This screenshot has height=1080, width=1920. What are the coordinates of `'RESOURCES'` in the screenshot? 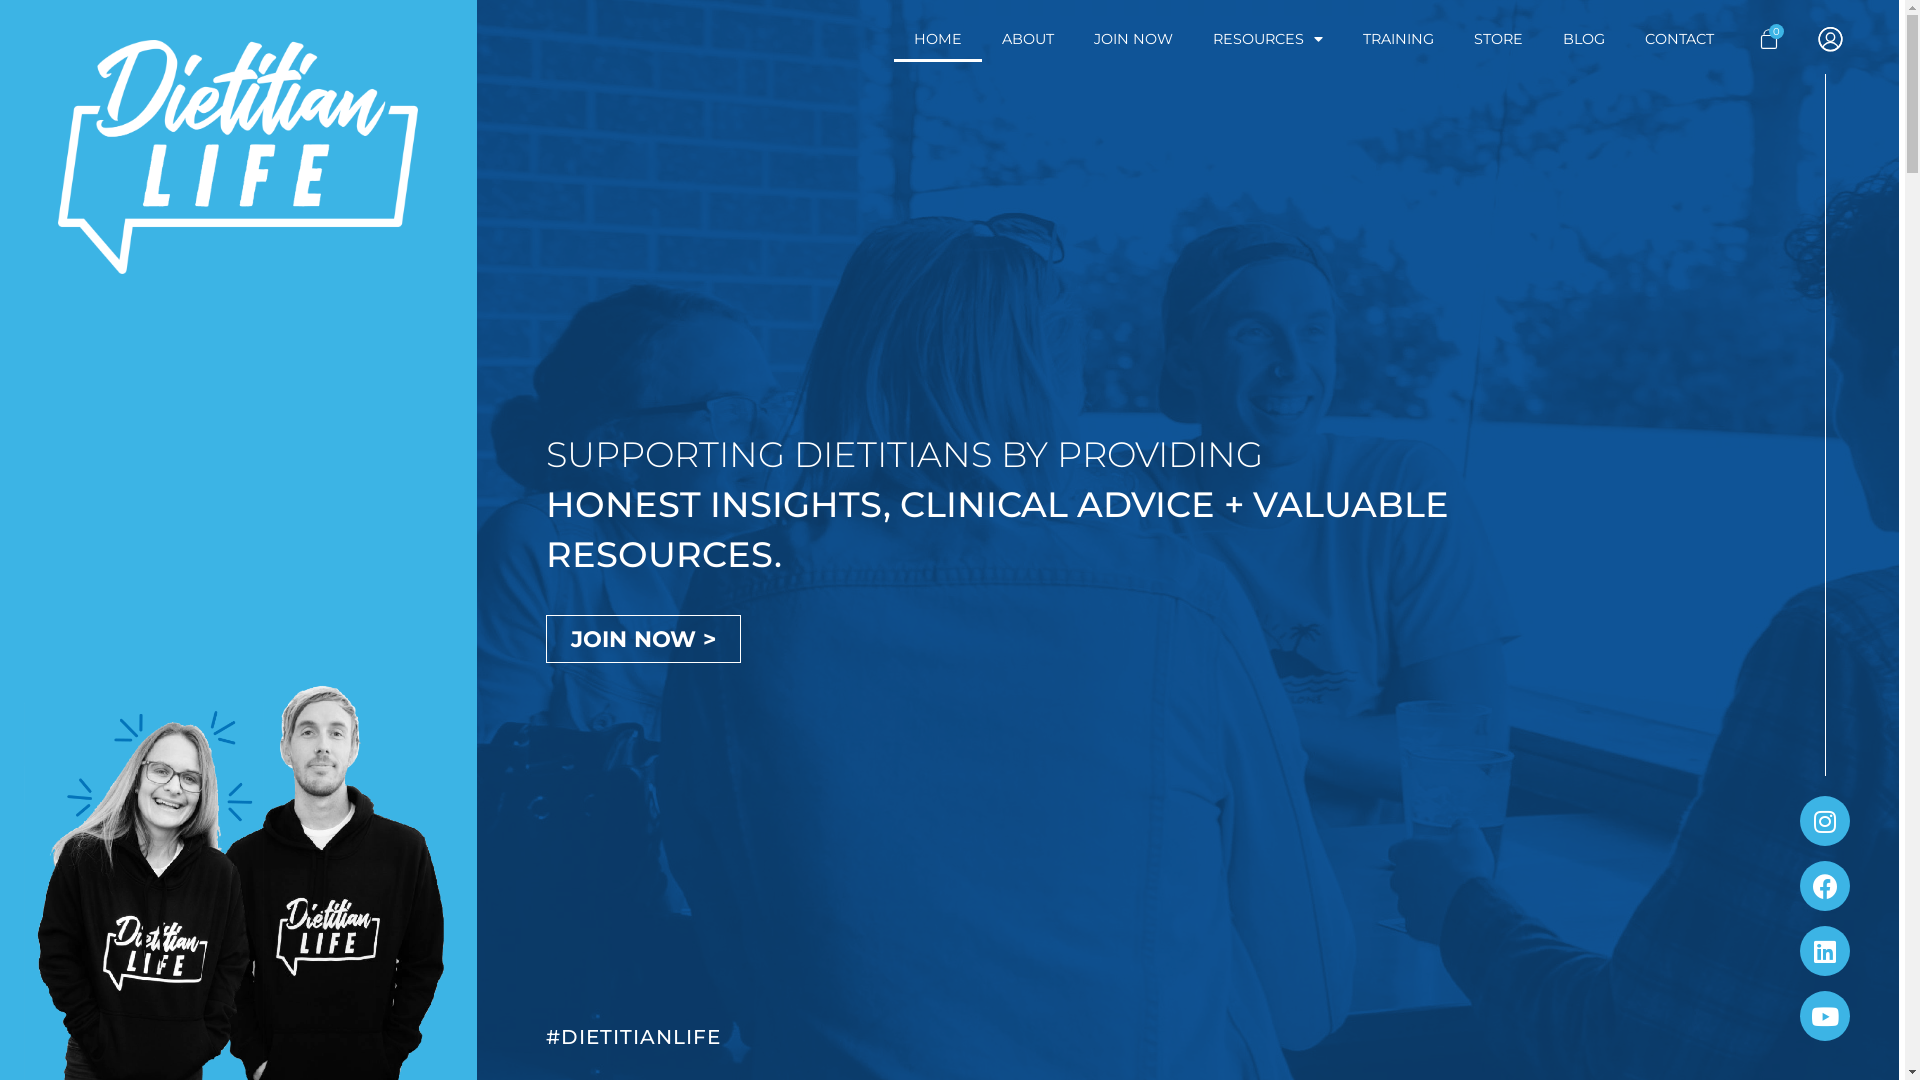 It's located at (1266, 38).